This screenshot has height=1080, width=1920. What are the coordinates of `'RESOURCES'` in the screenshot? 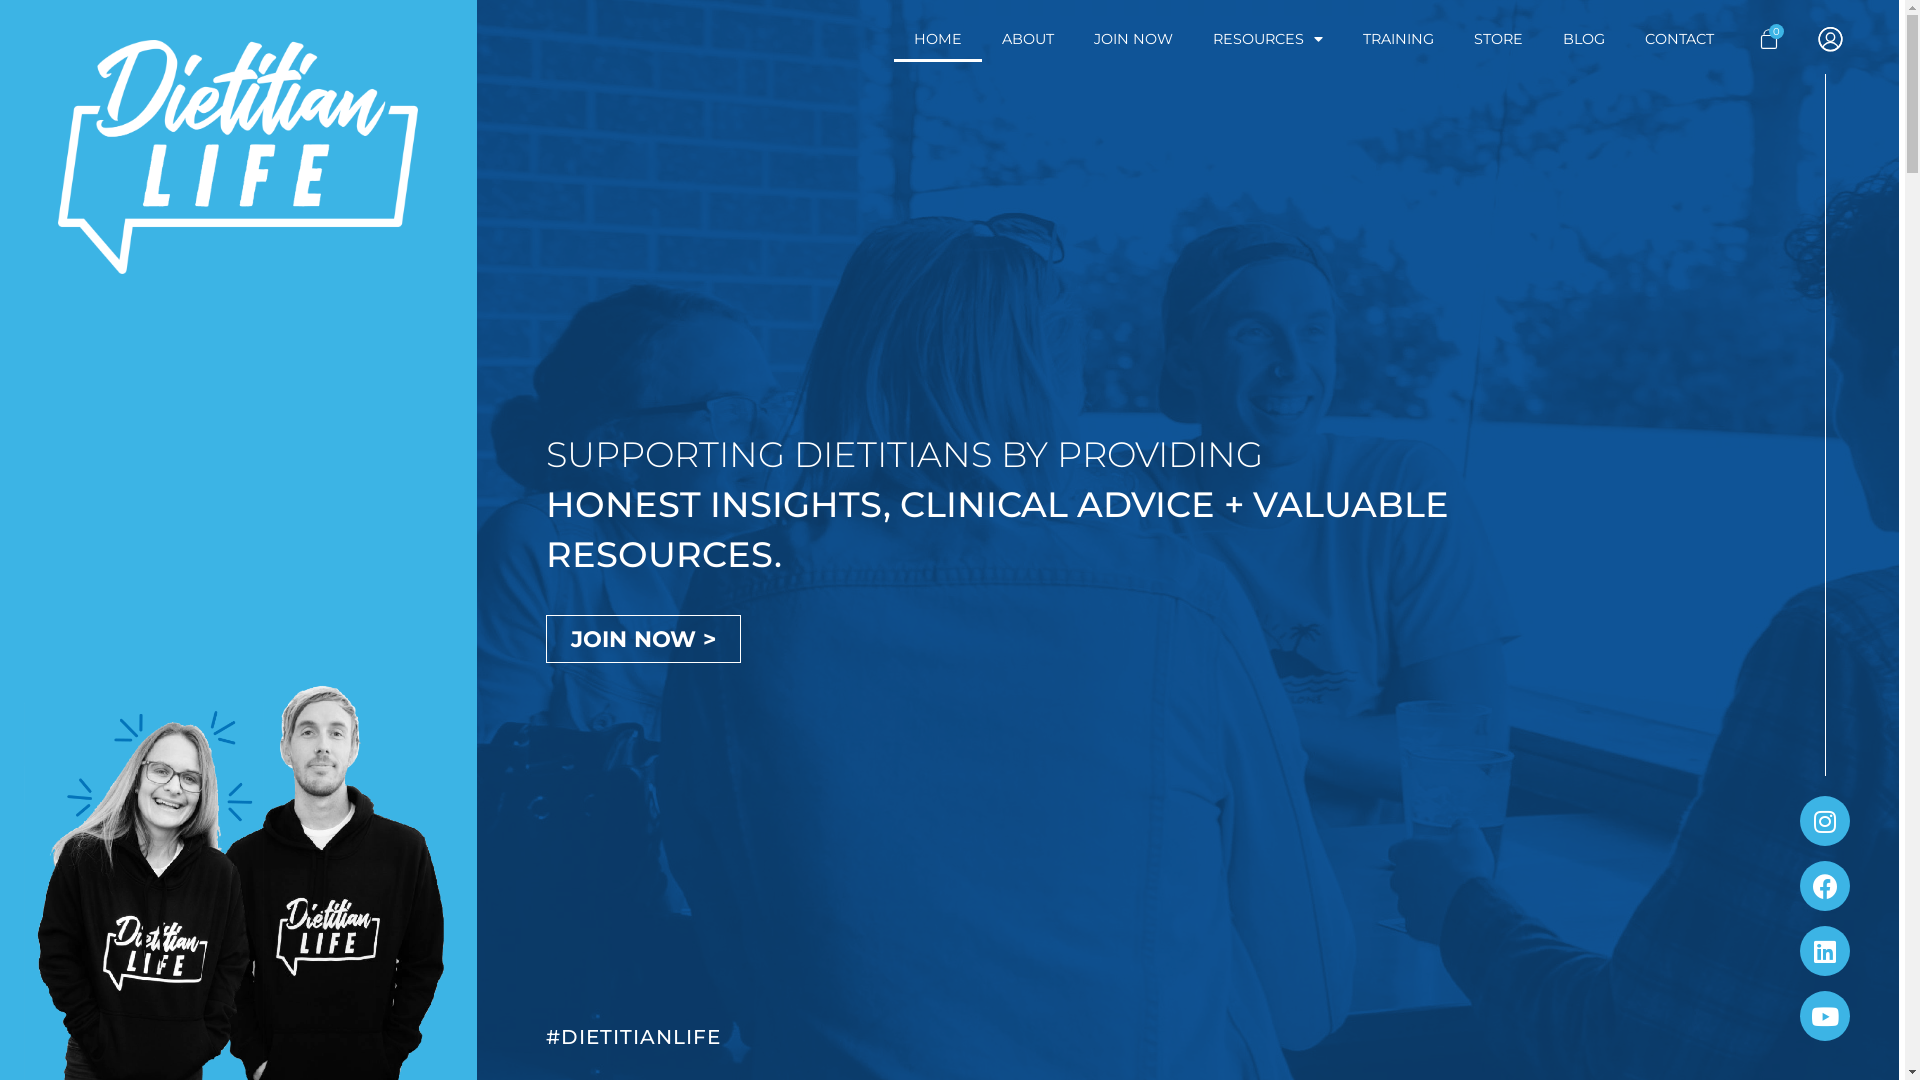 It's located at (1266, 38).